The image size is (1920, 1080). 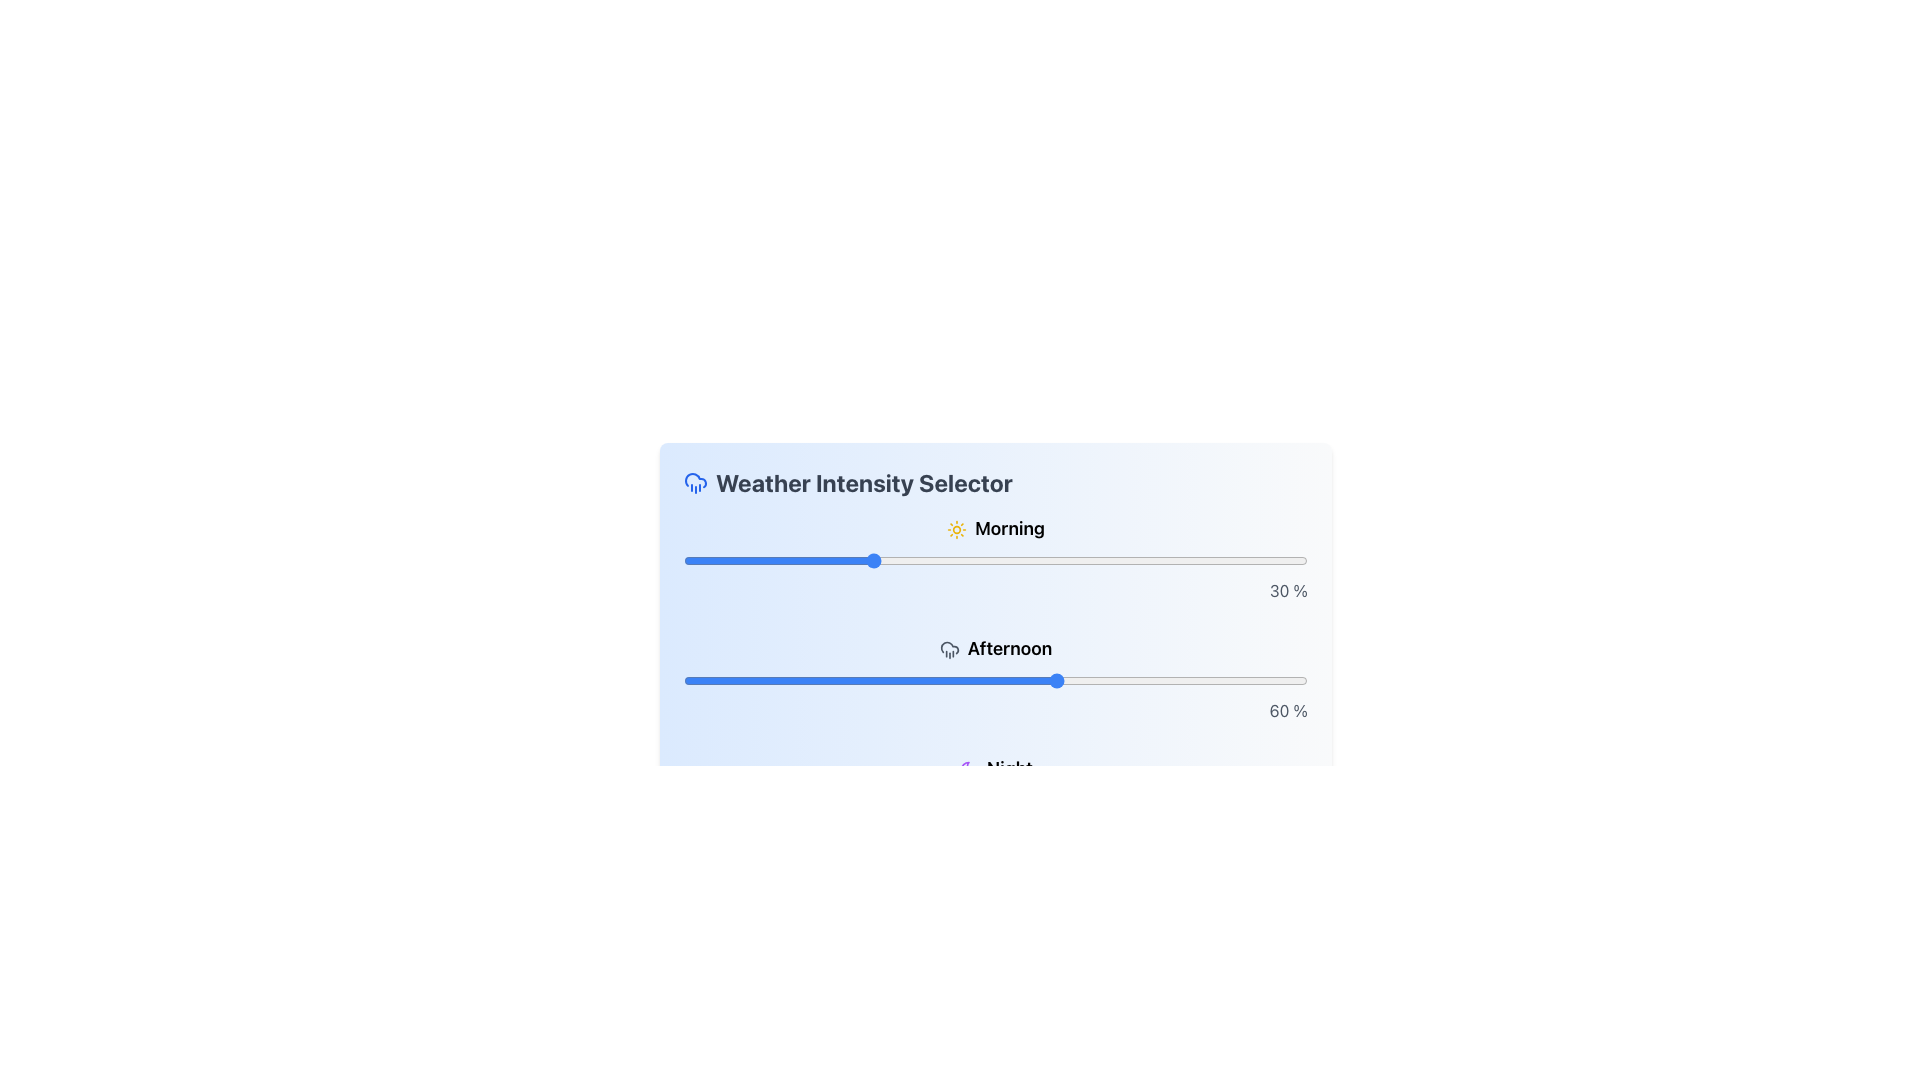 What do you see at coordinates (983, 680) in the screenshot?
I see `the afternoon slider` at bounding box center [983, 680].